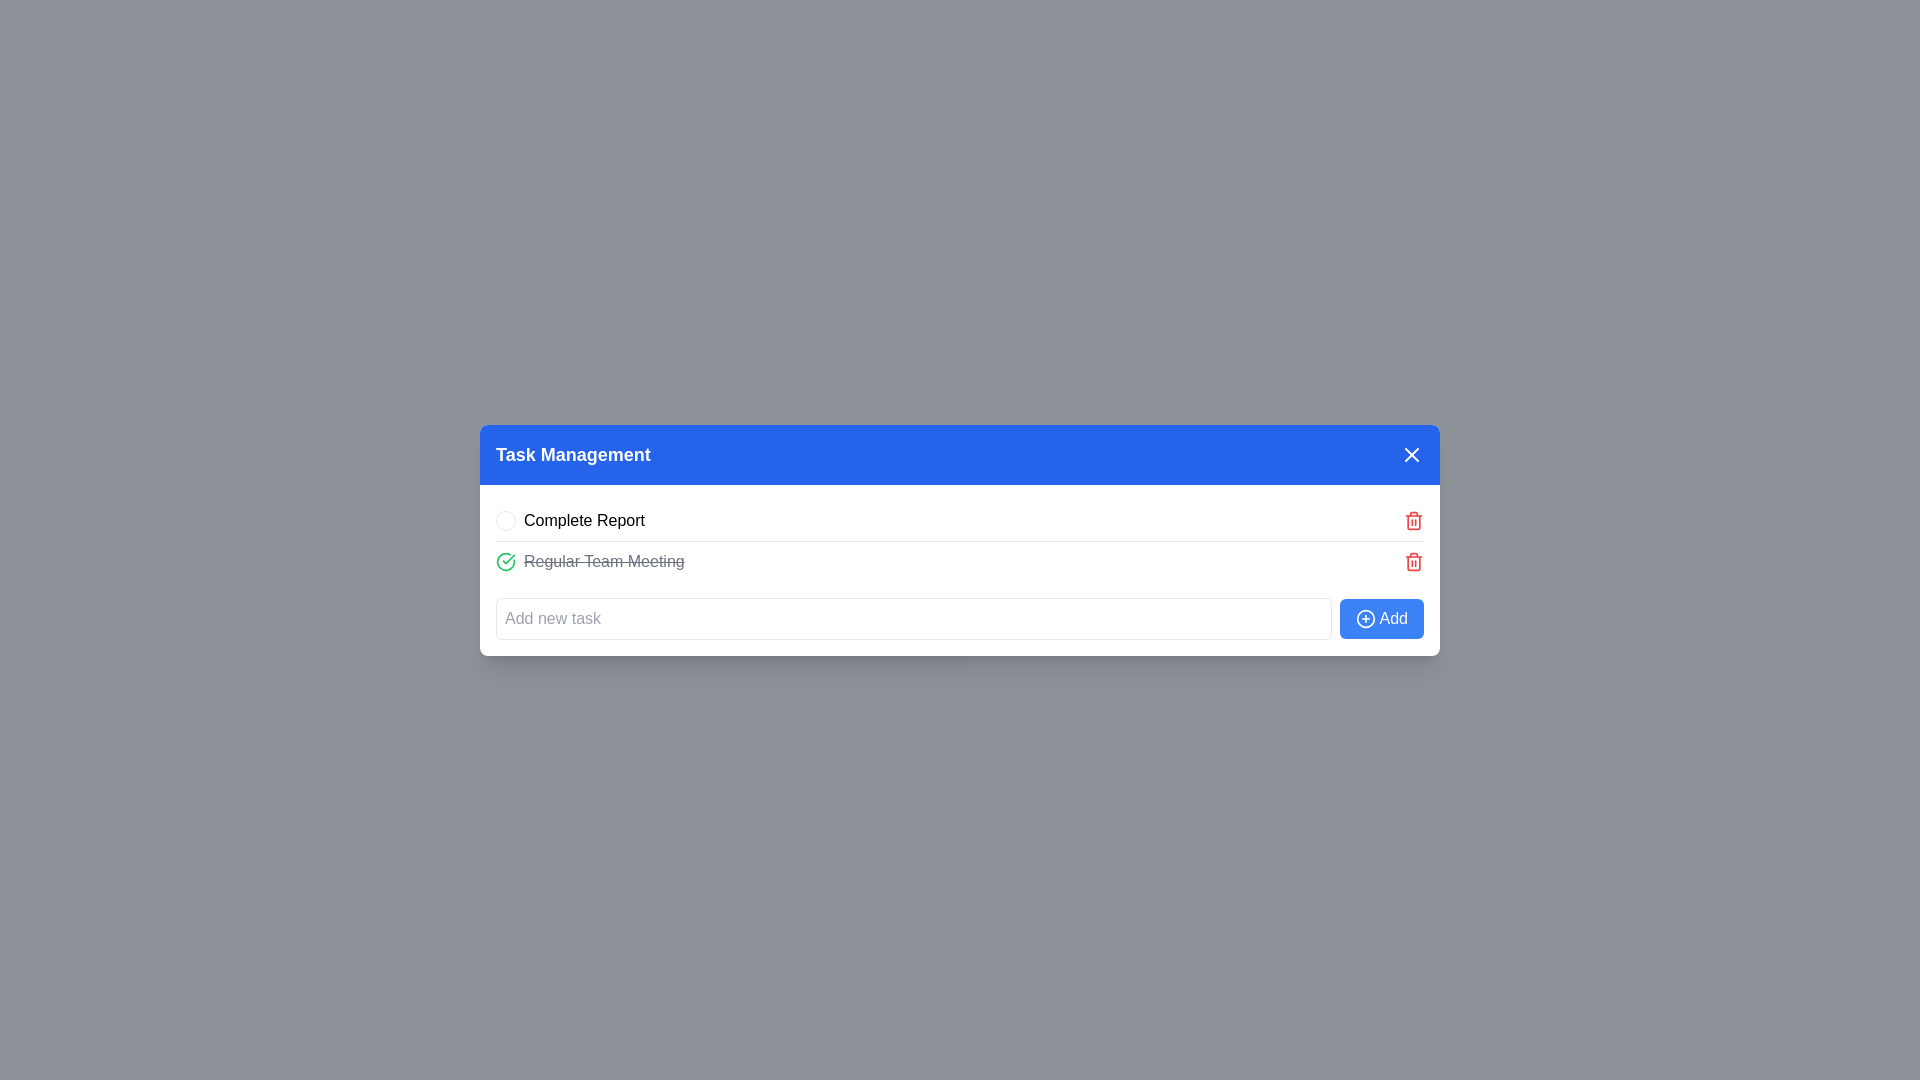 The width and height of the screenshot is (1920, 1080). Describe the element at coordinates (1410, 454) in the screenshot. I see `the close button represented as an 'X' icon with a blue background and white foreground located in the top-right corner of the 'Task Management' modal's header` at that location.